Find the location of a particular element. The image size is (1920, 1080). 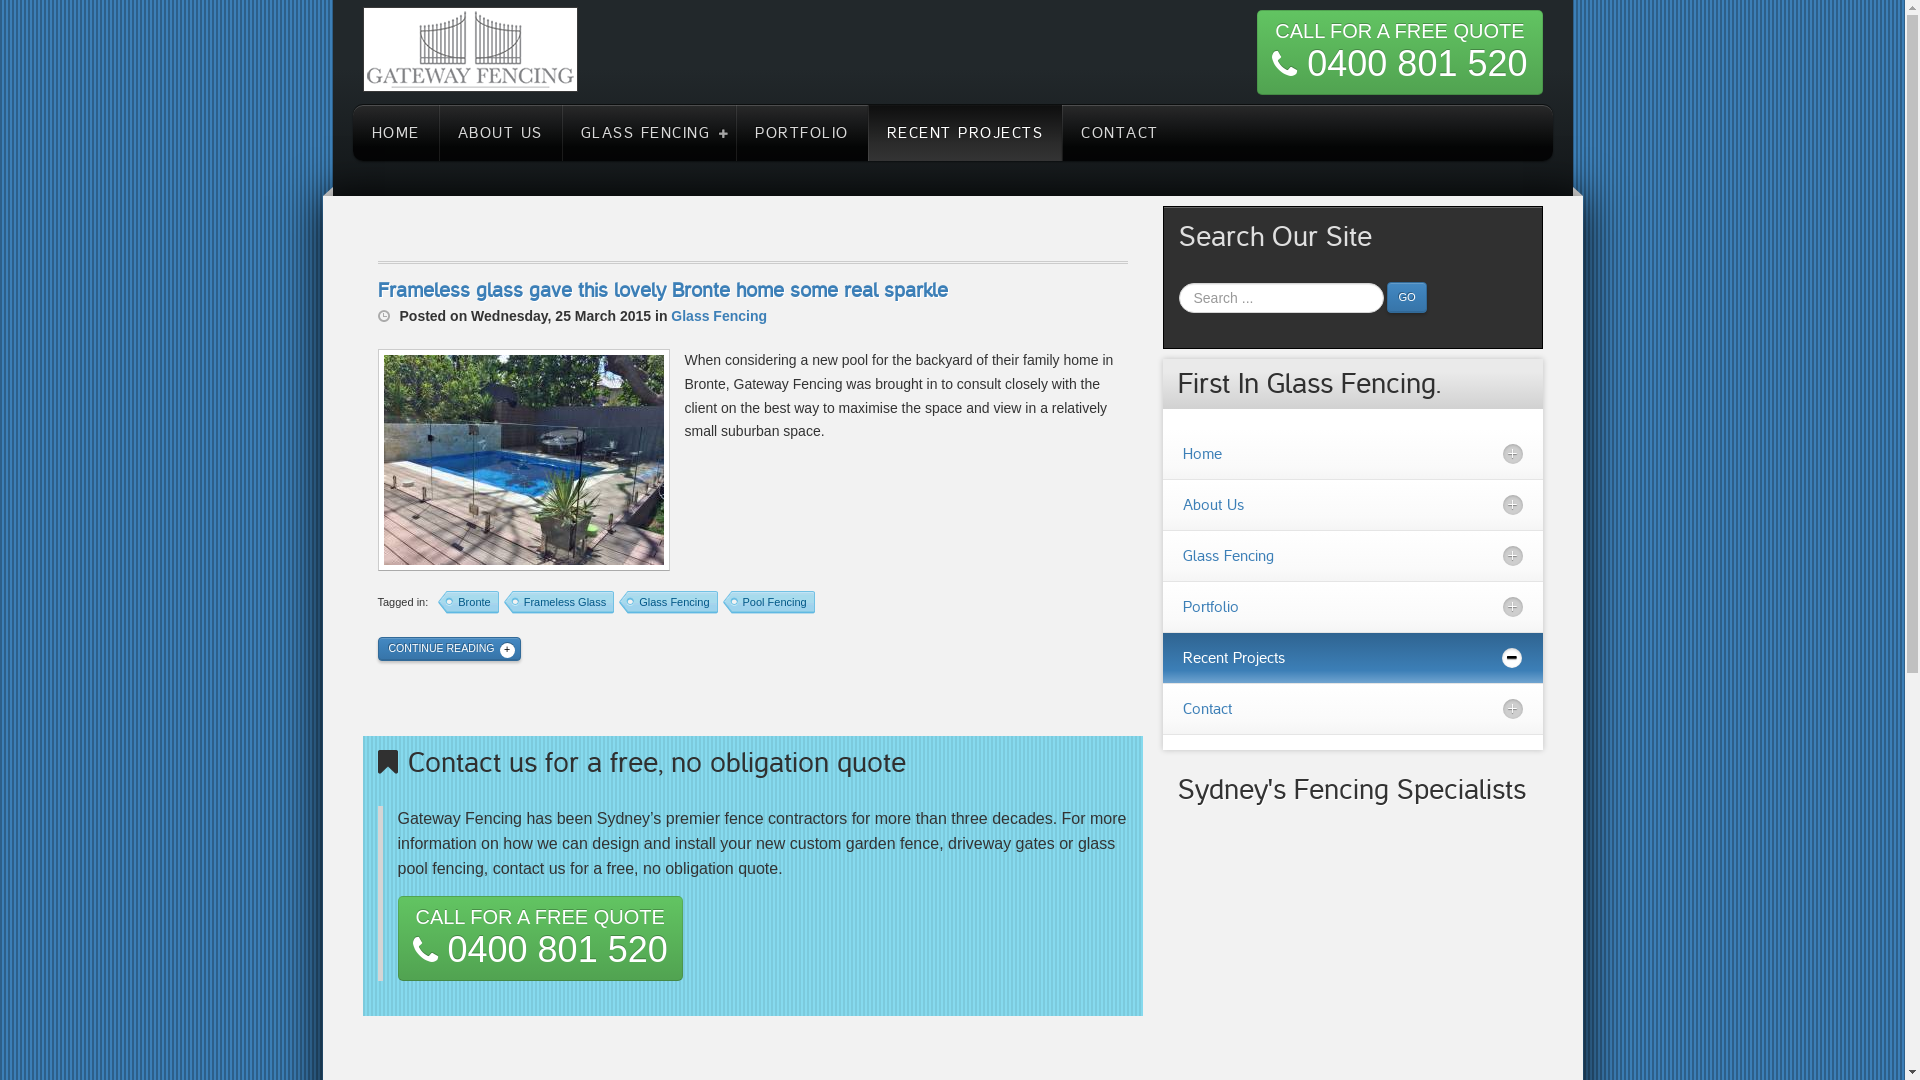

'Glass Fencing' is located at coordinates (719, 315).